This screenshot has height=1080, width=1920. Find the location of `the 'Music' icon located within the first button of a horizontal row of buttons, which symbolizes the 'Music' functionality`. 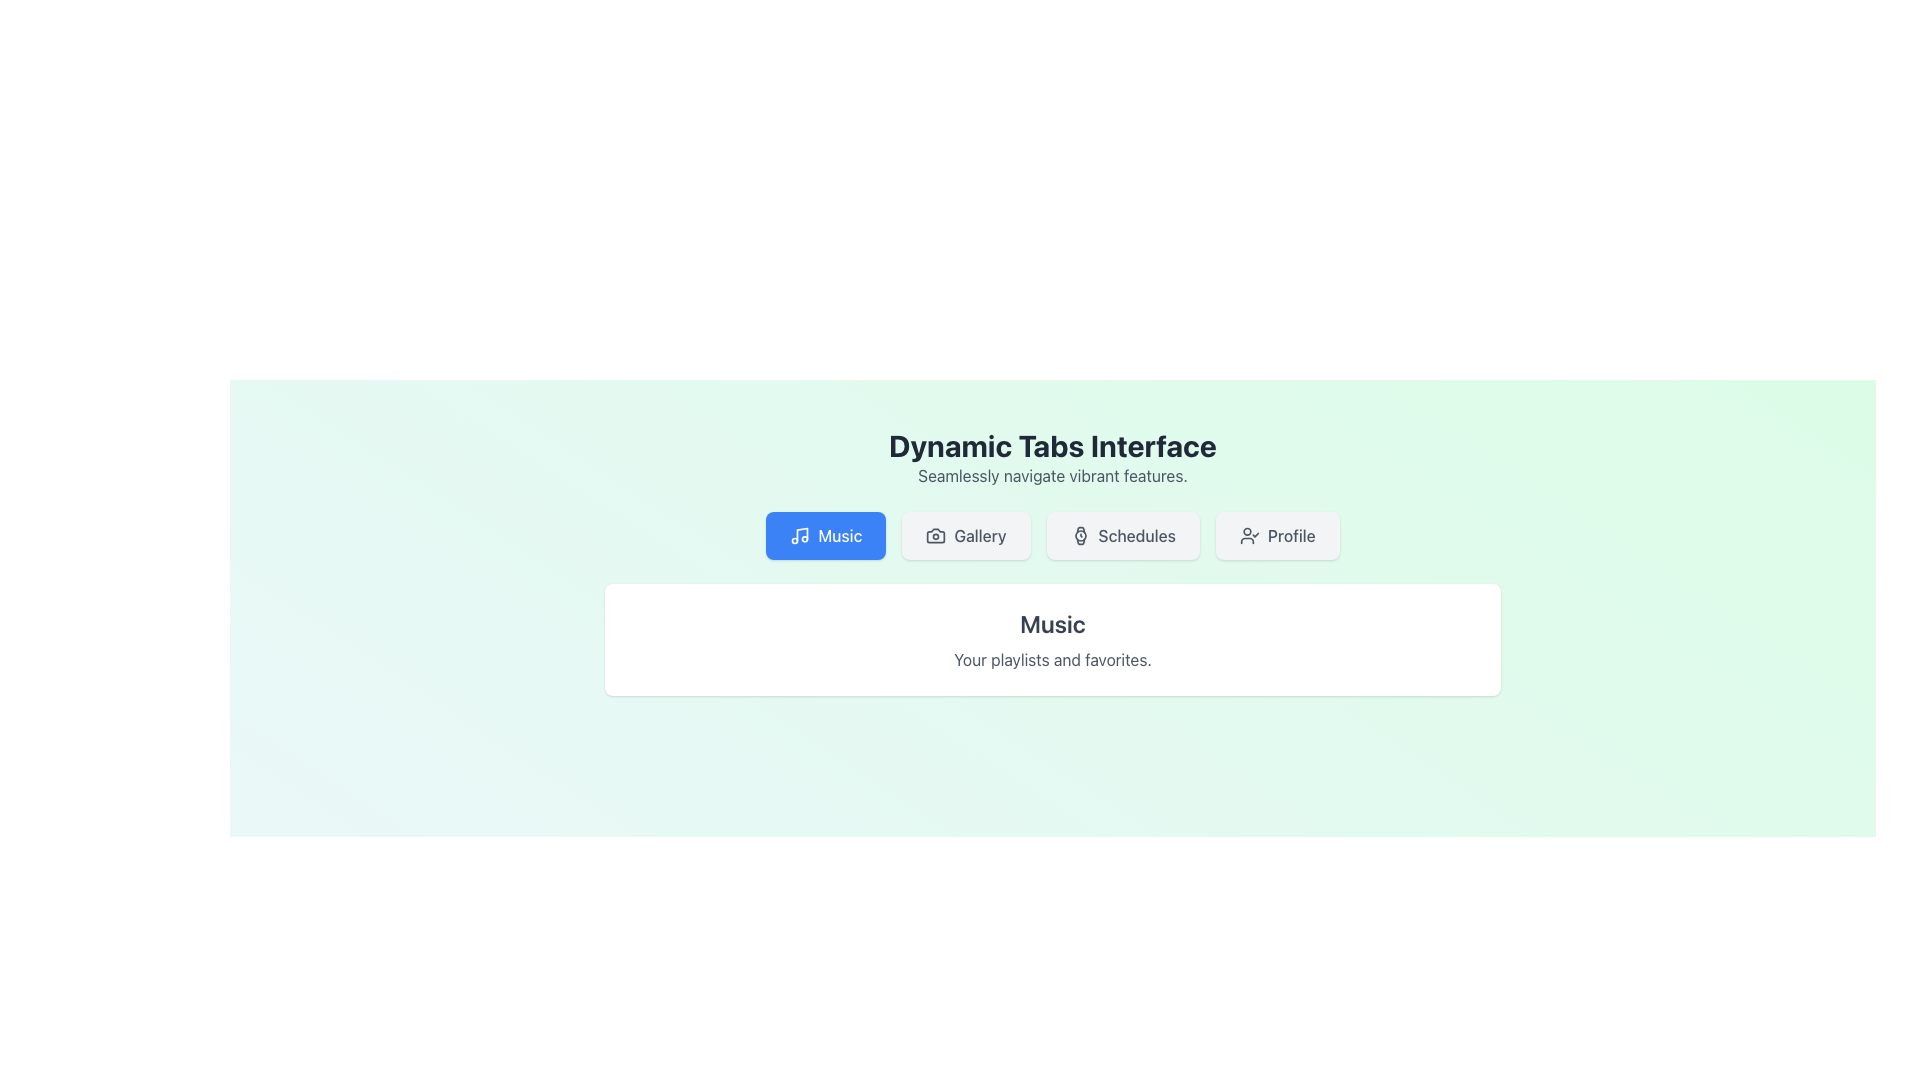

the 'Music' icon located within the first button of a horizontal row of buttons, which symbolizes the 'Music' functionality is located at coordinates (800, 535).